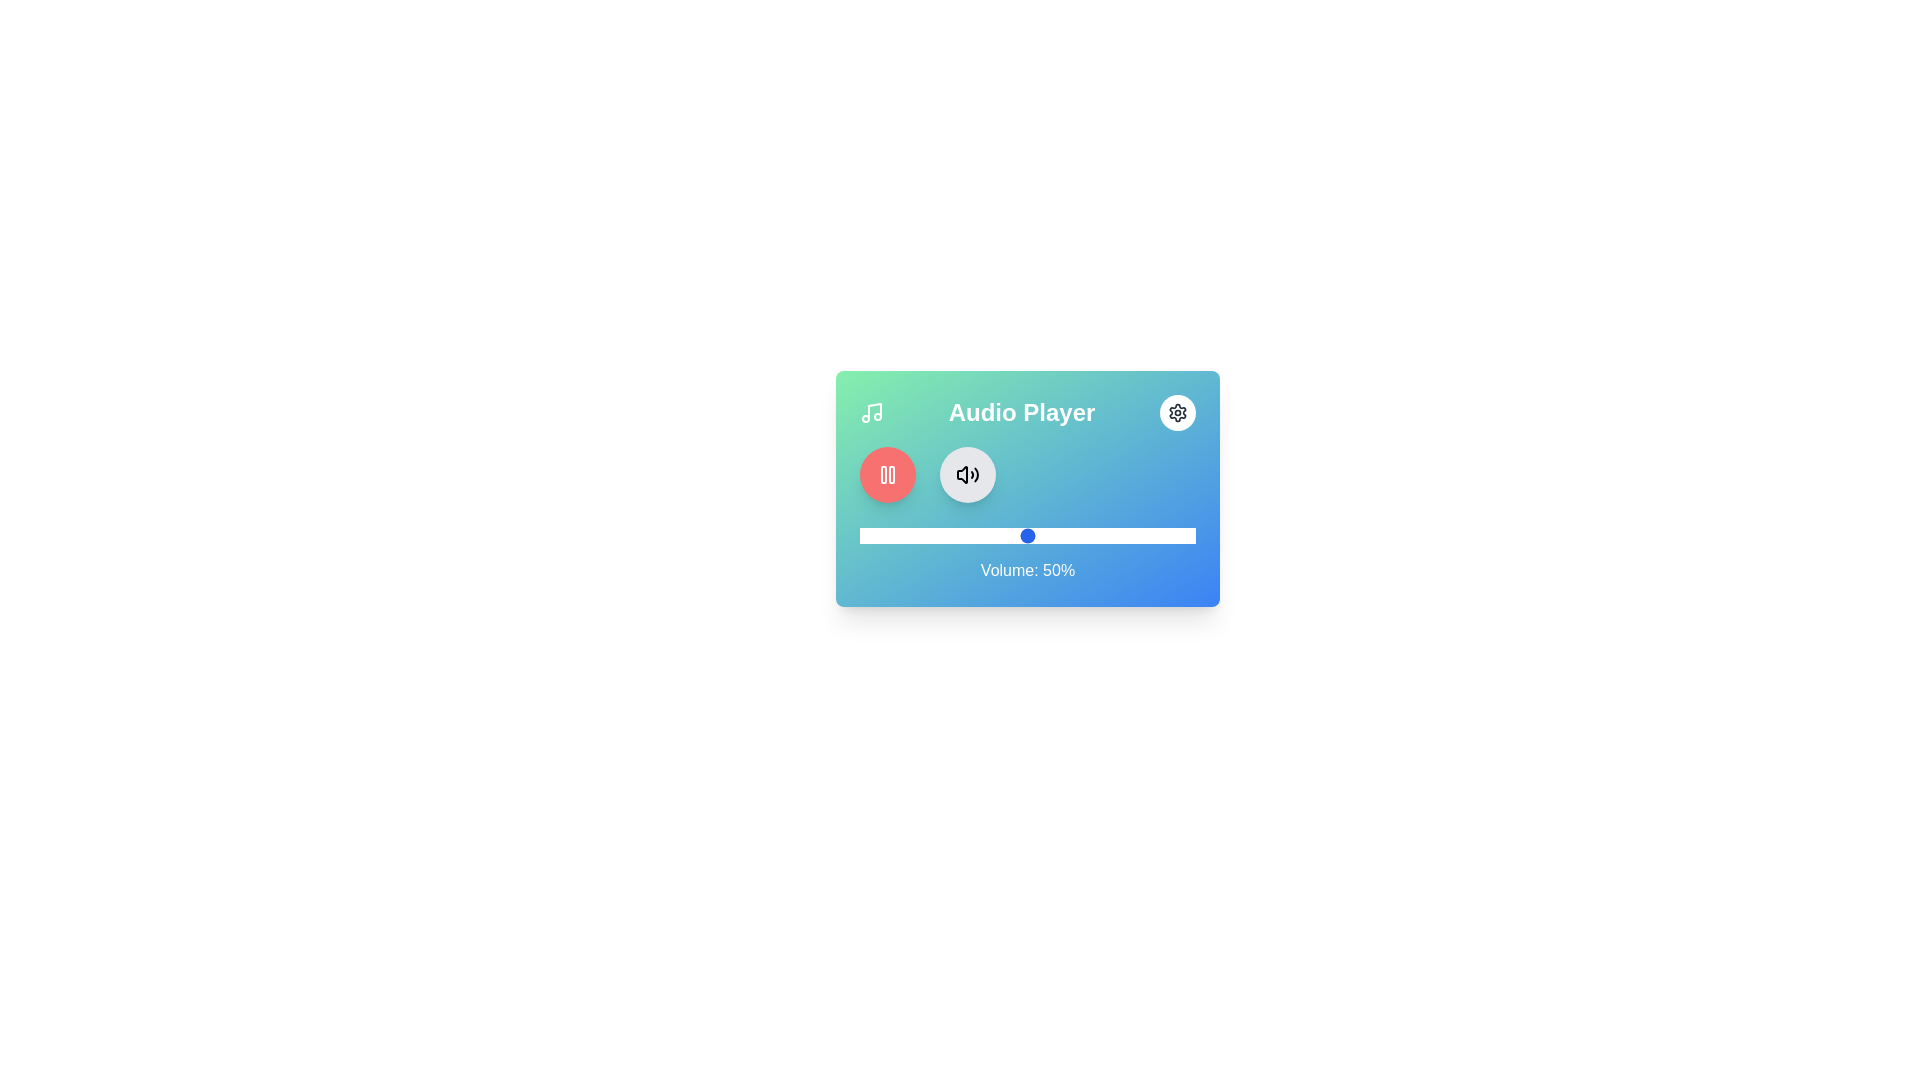 Image resolution: width=1920 pixels, height=1080 pixels. What do you see at coordinates (1177, 411) in the screenshot?
I see `the circular button with a gear-shaped icon located at the top-right corner of the 'Audio Player' component` at bounding box center [1177, 411].